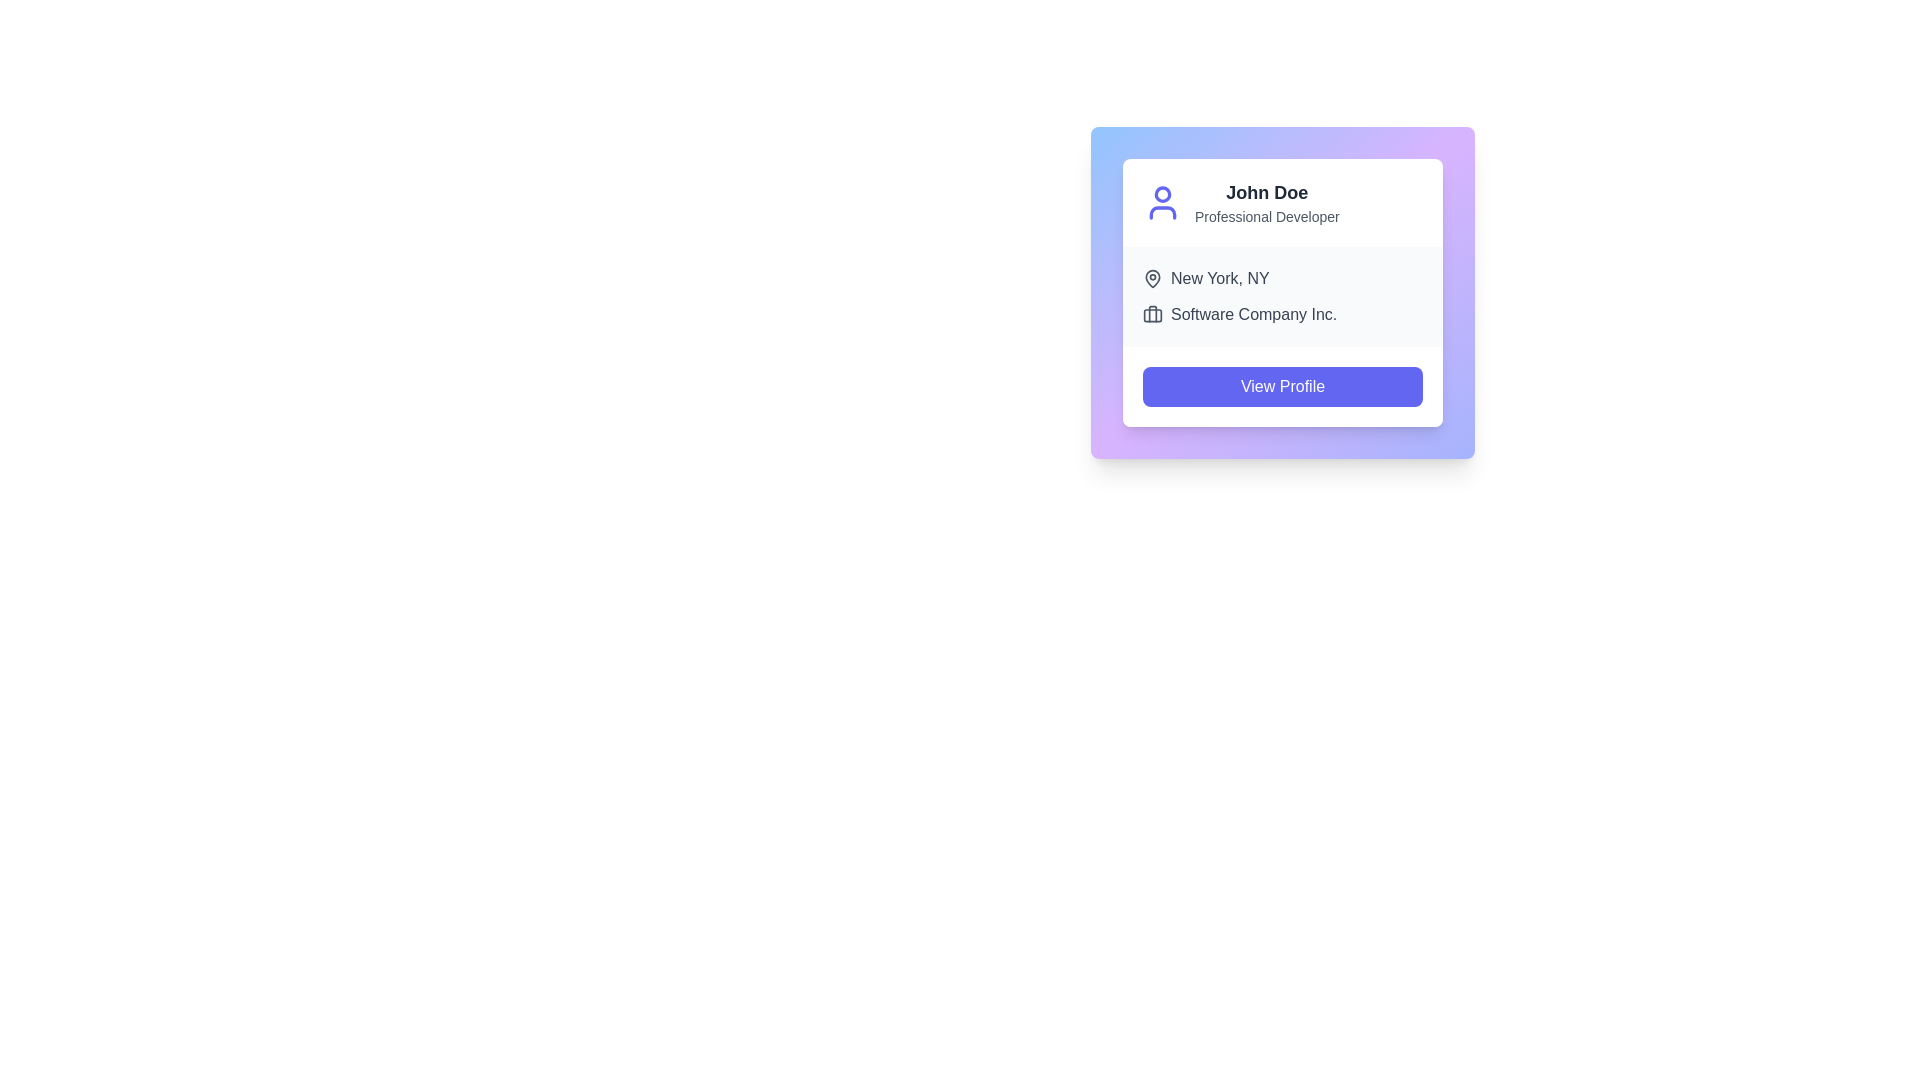  What do you see at coordinates (1152, 278) in the screenshot?
I see `the gray map pin icon located to the left of the text 'New York, NY'` at bounding box center [1152, 278].